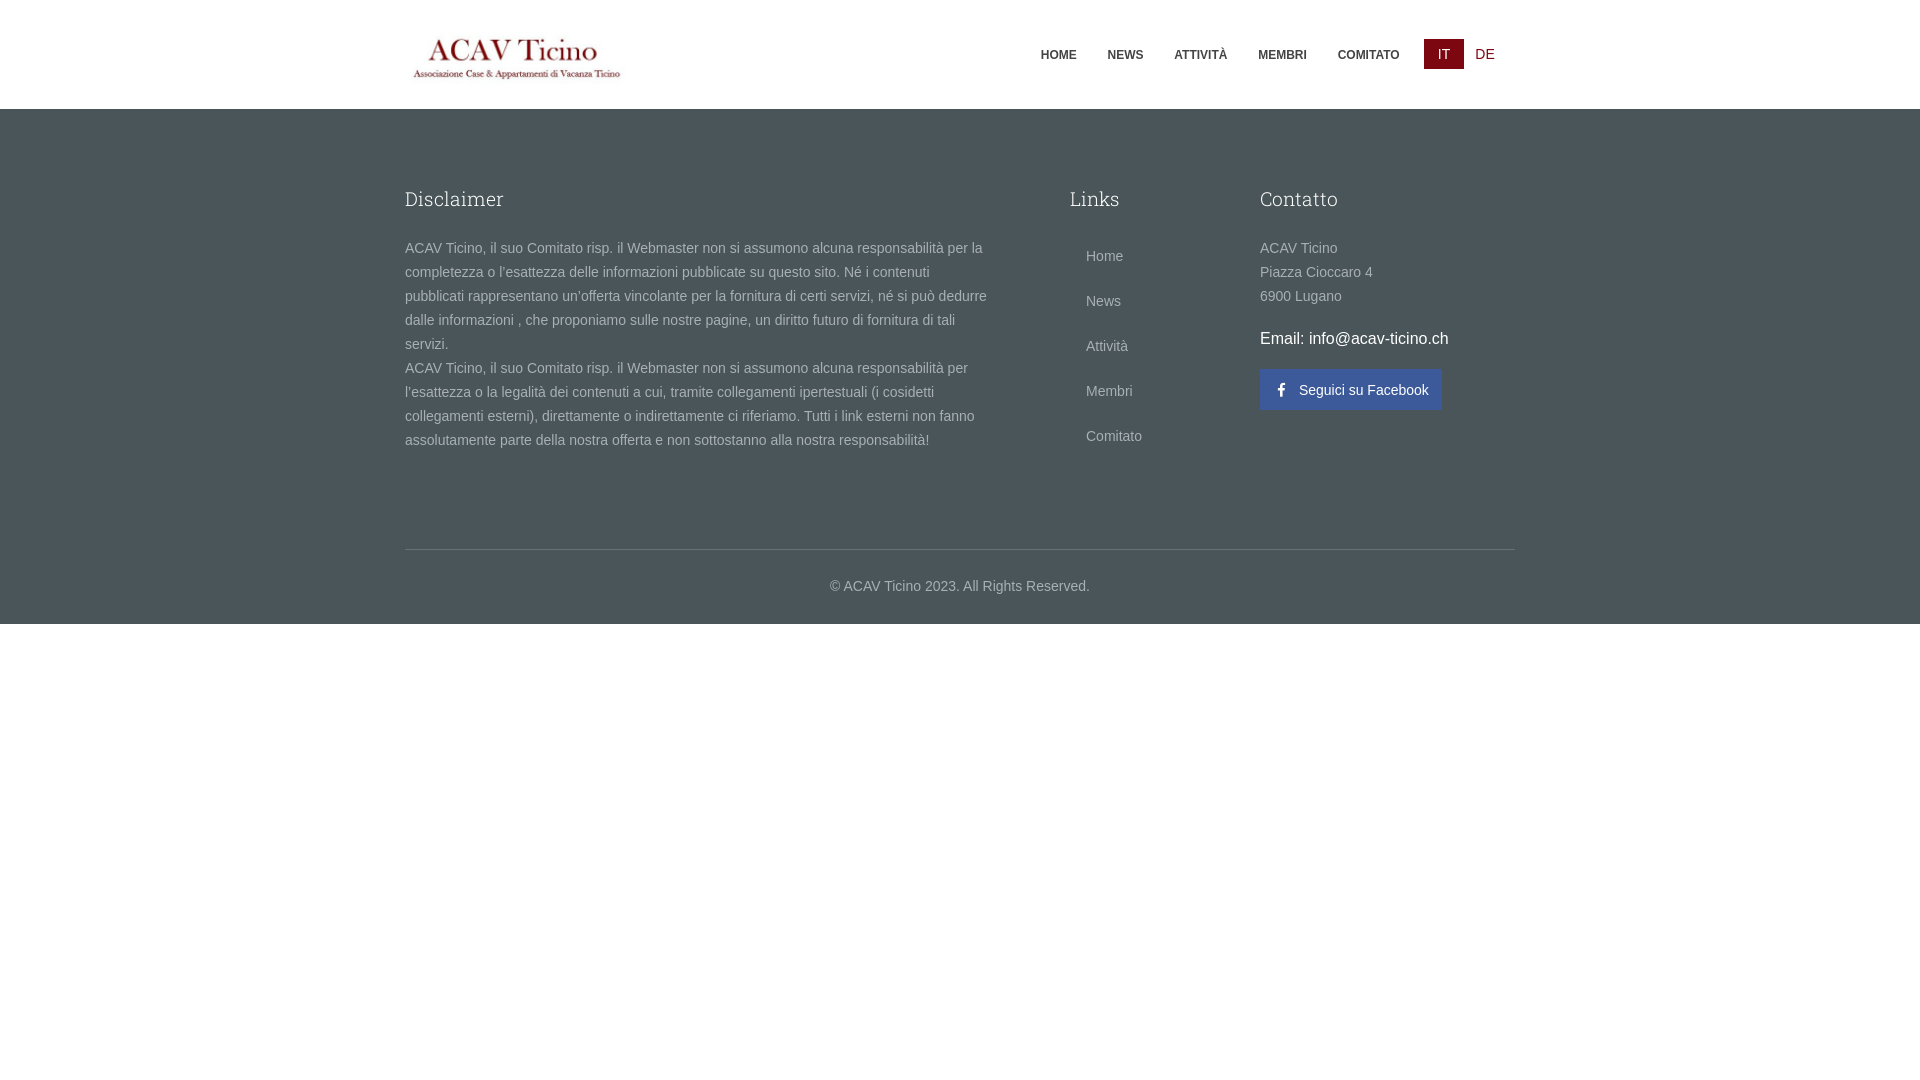  I want to click on 'News', so click(1150, 300).